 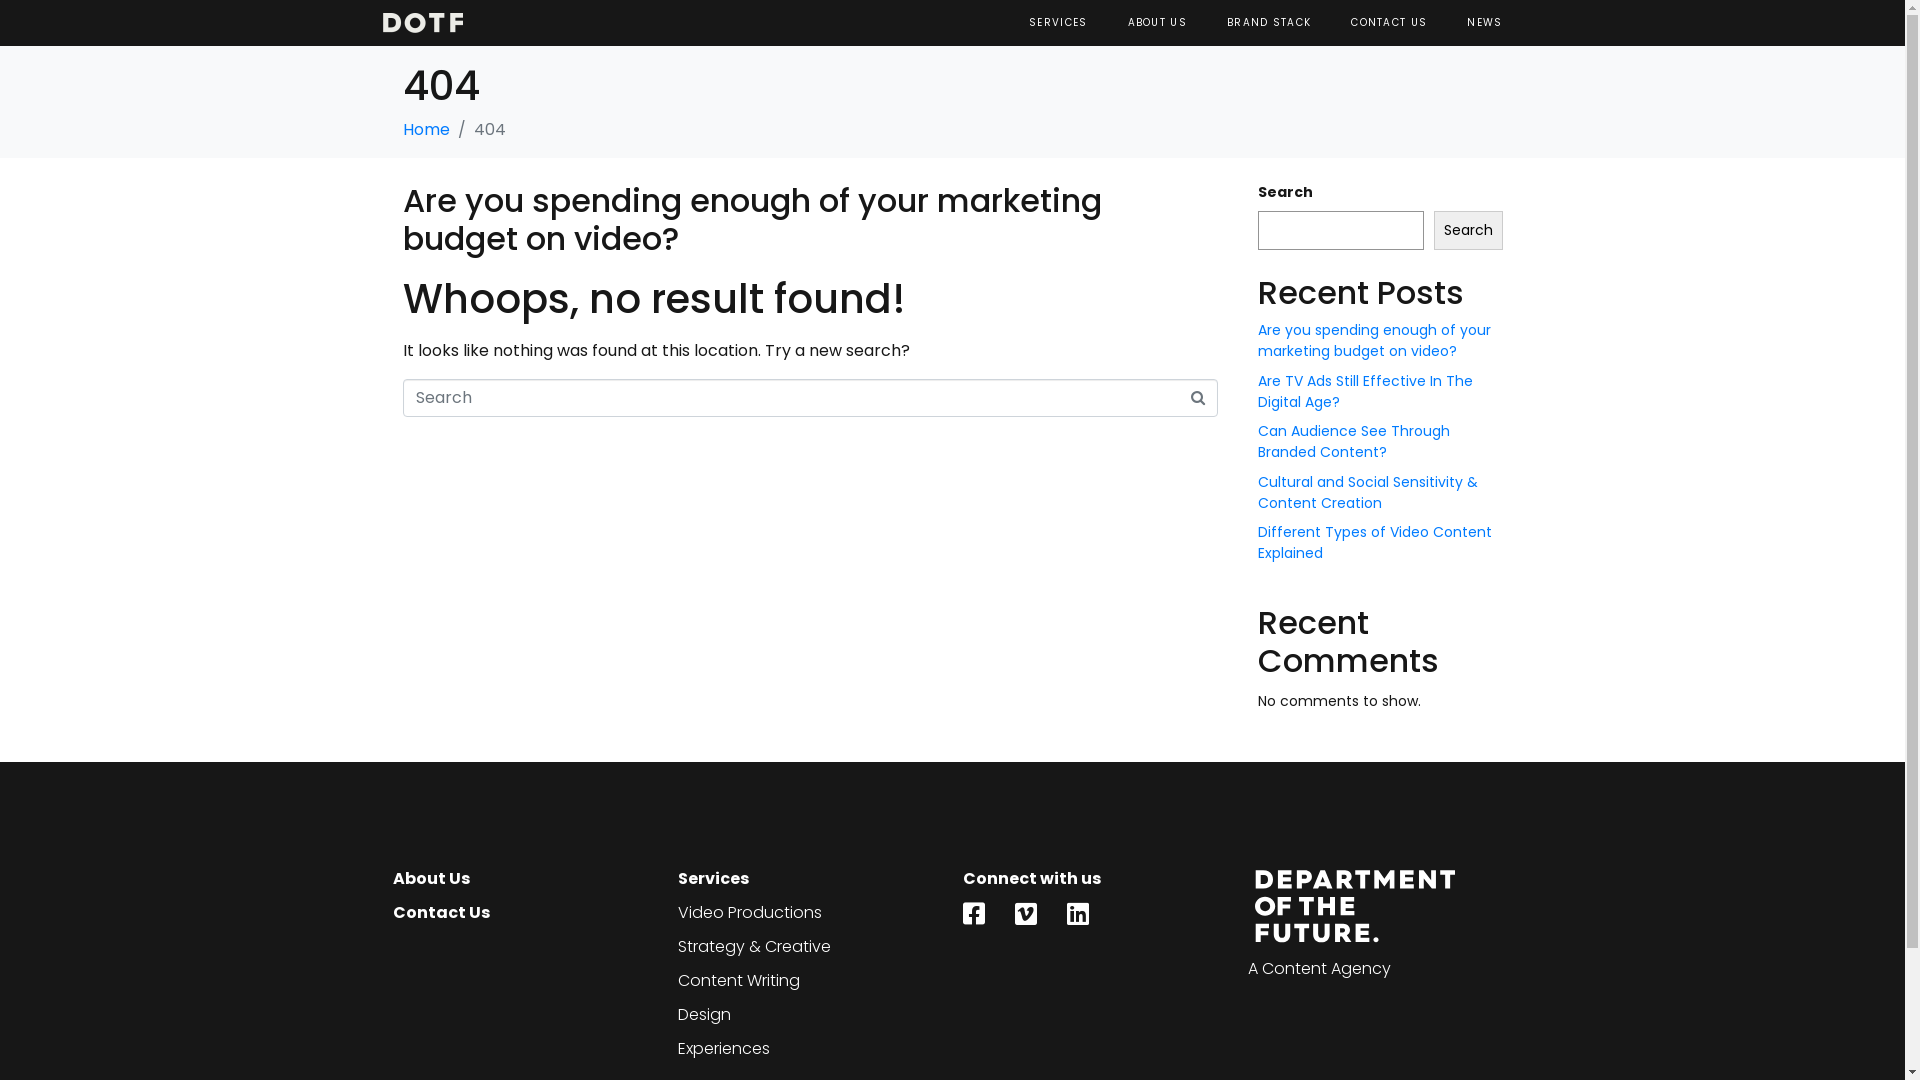 I want to click on 'Experiences', so click(x=677, y=1048).